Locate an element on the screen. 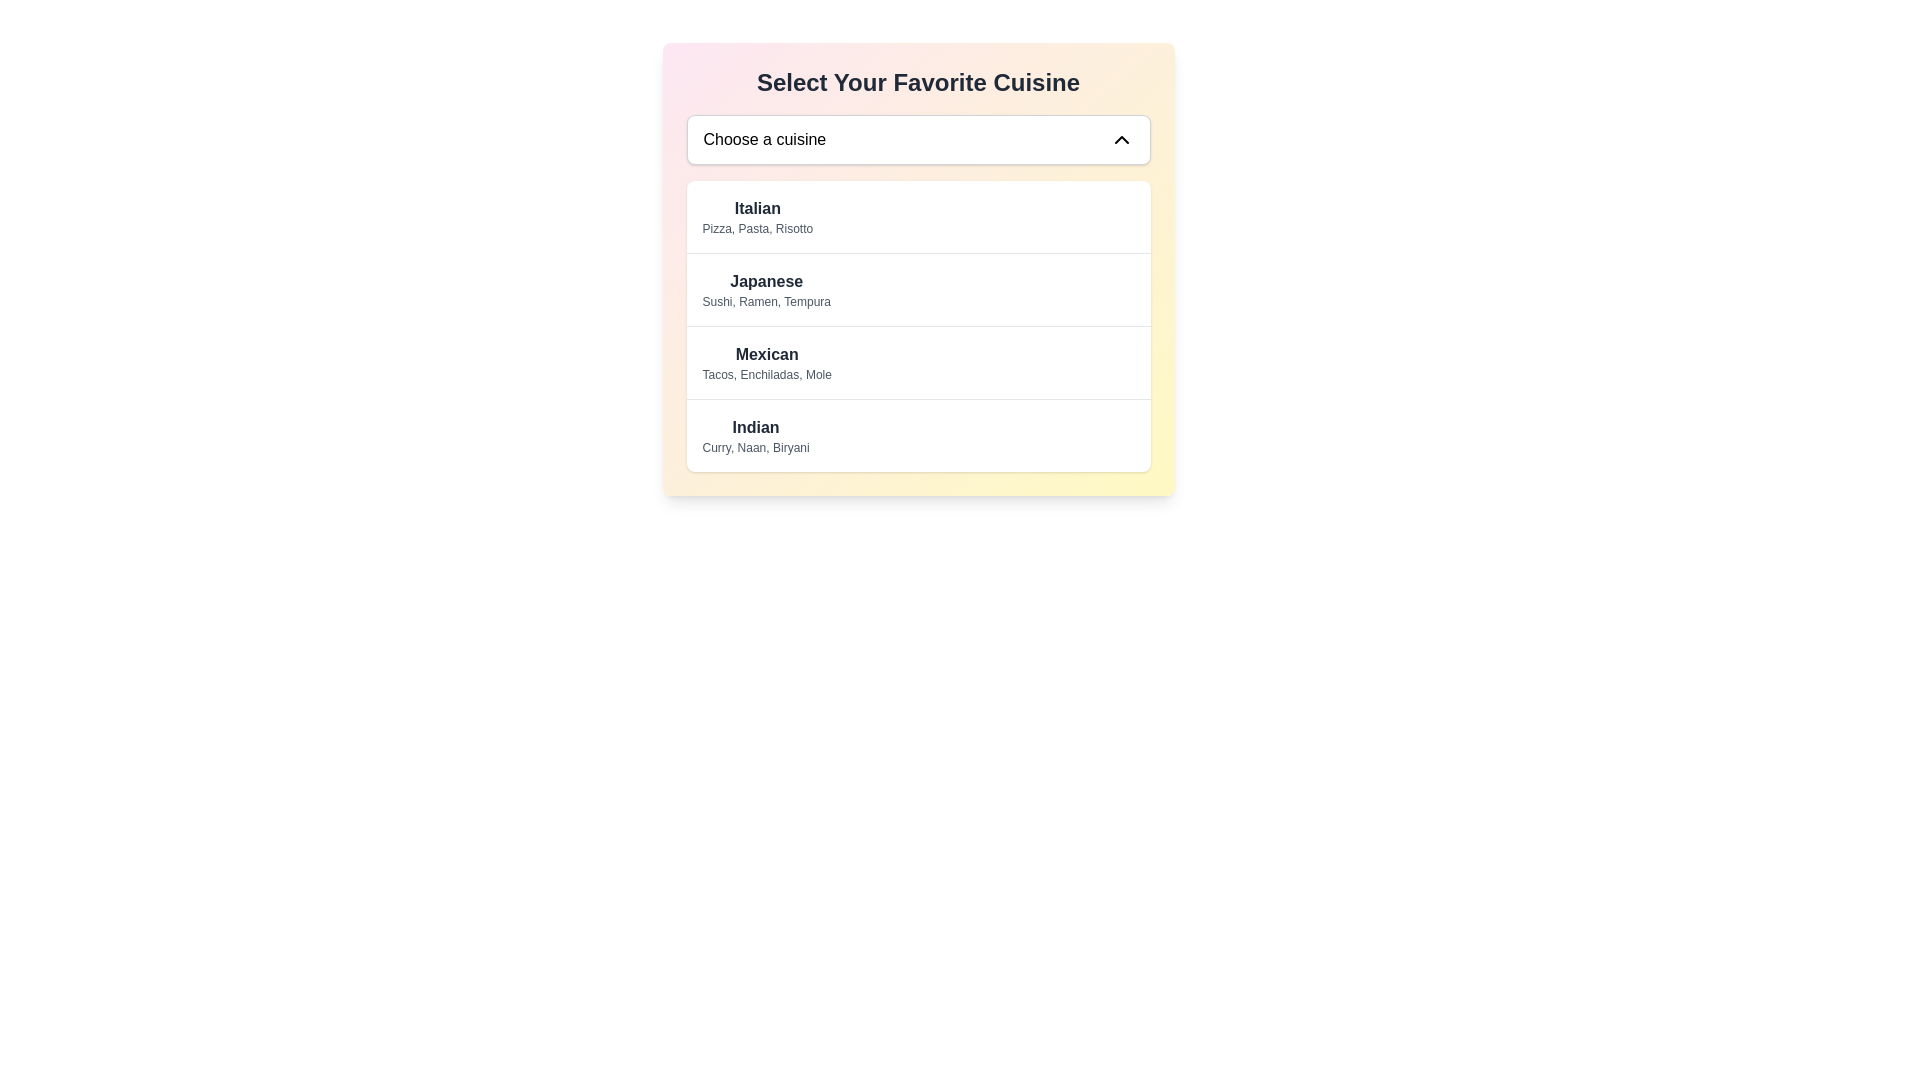  the static text component displaying the title 'Italian' in bold, dark gray color, located at the top of the dropdown menu directly below the 'Choose a cuisine' input field is located at coordinates (756, 216).